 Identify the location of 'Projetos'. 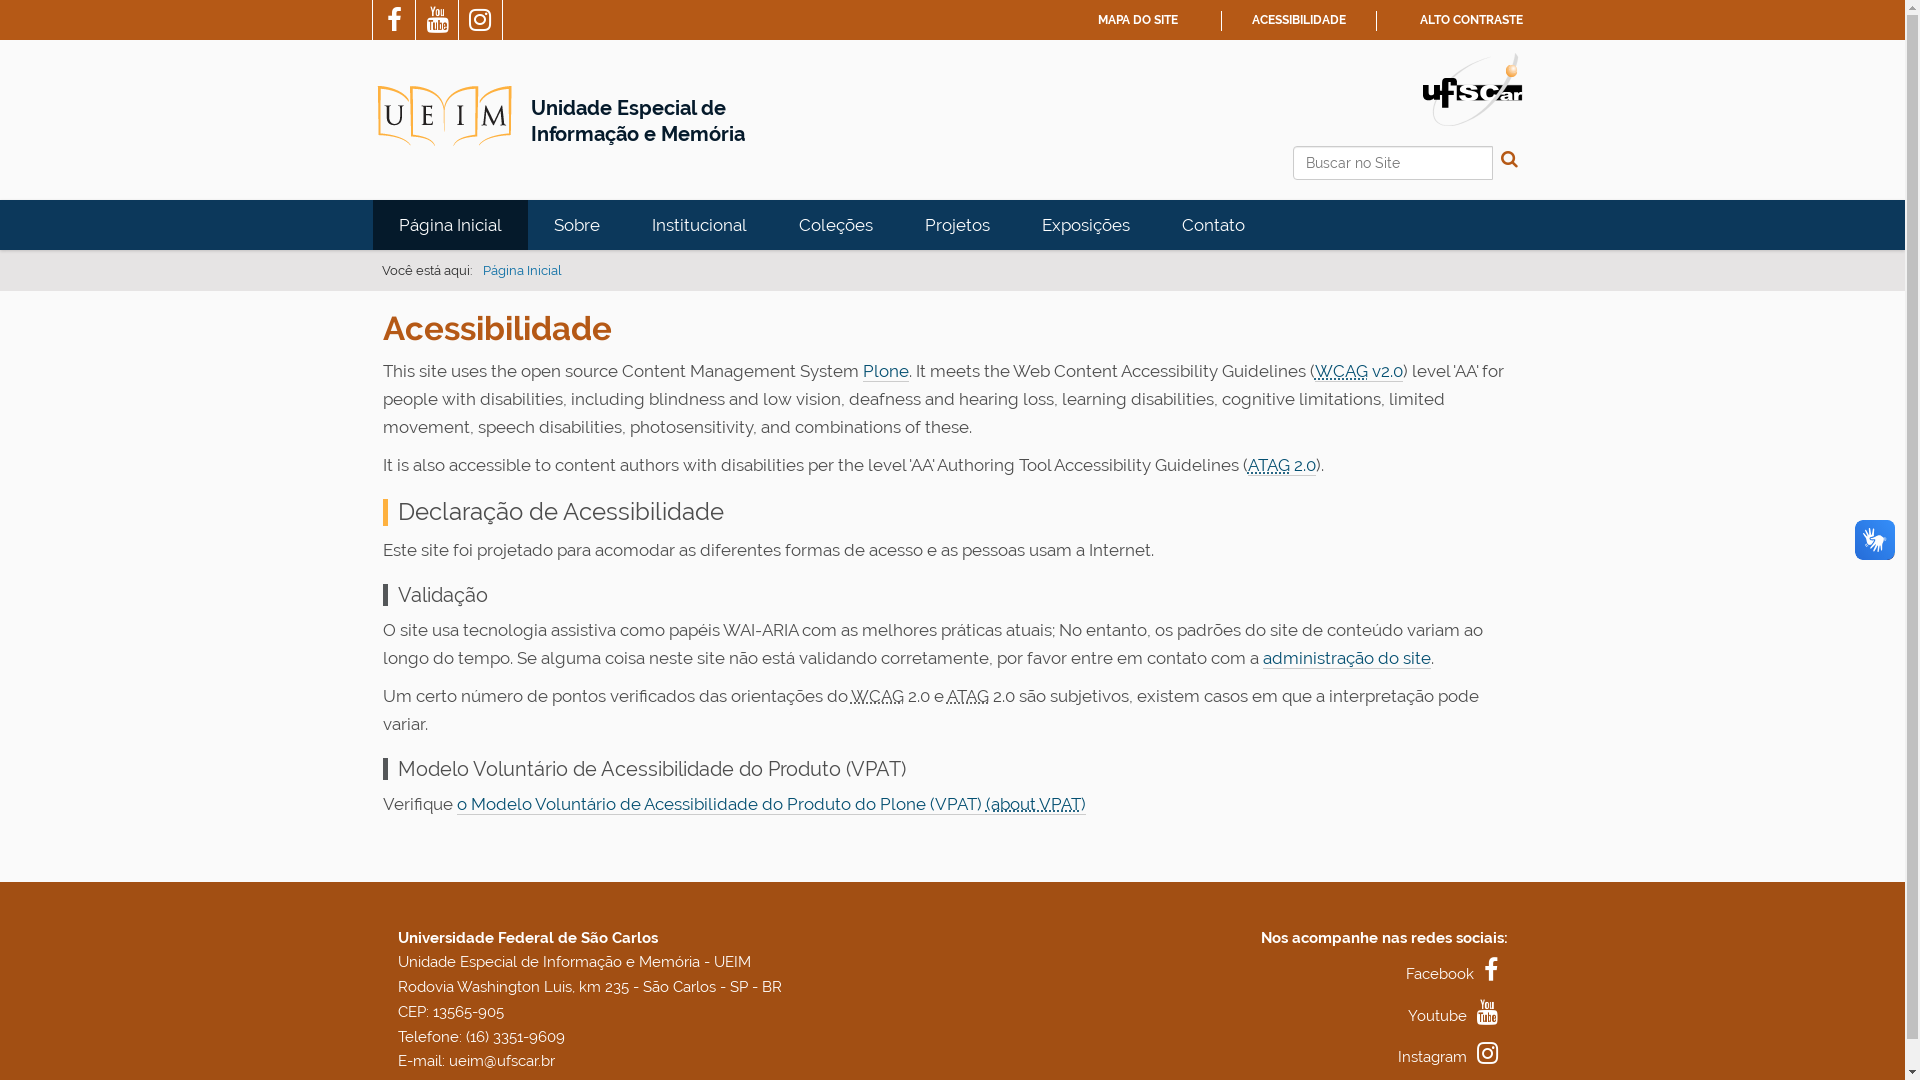
(955, 224).